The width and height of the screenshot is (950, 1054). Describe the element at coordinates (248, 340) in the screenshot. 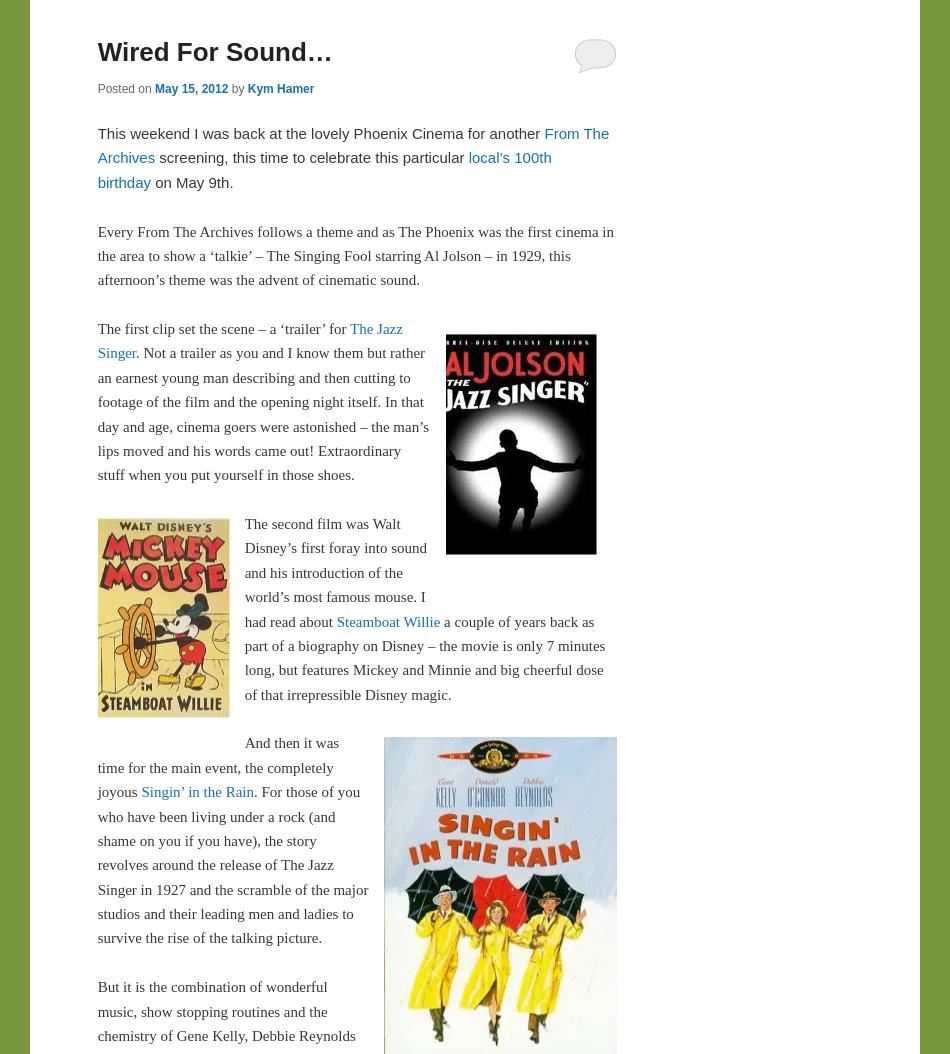

I see `'The Jazz Singer'` at that location.